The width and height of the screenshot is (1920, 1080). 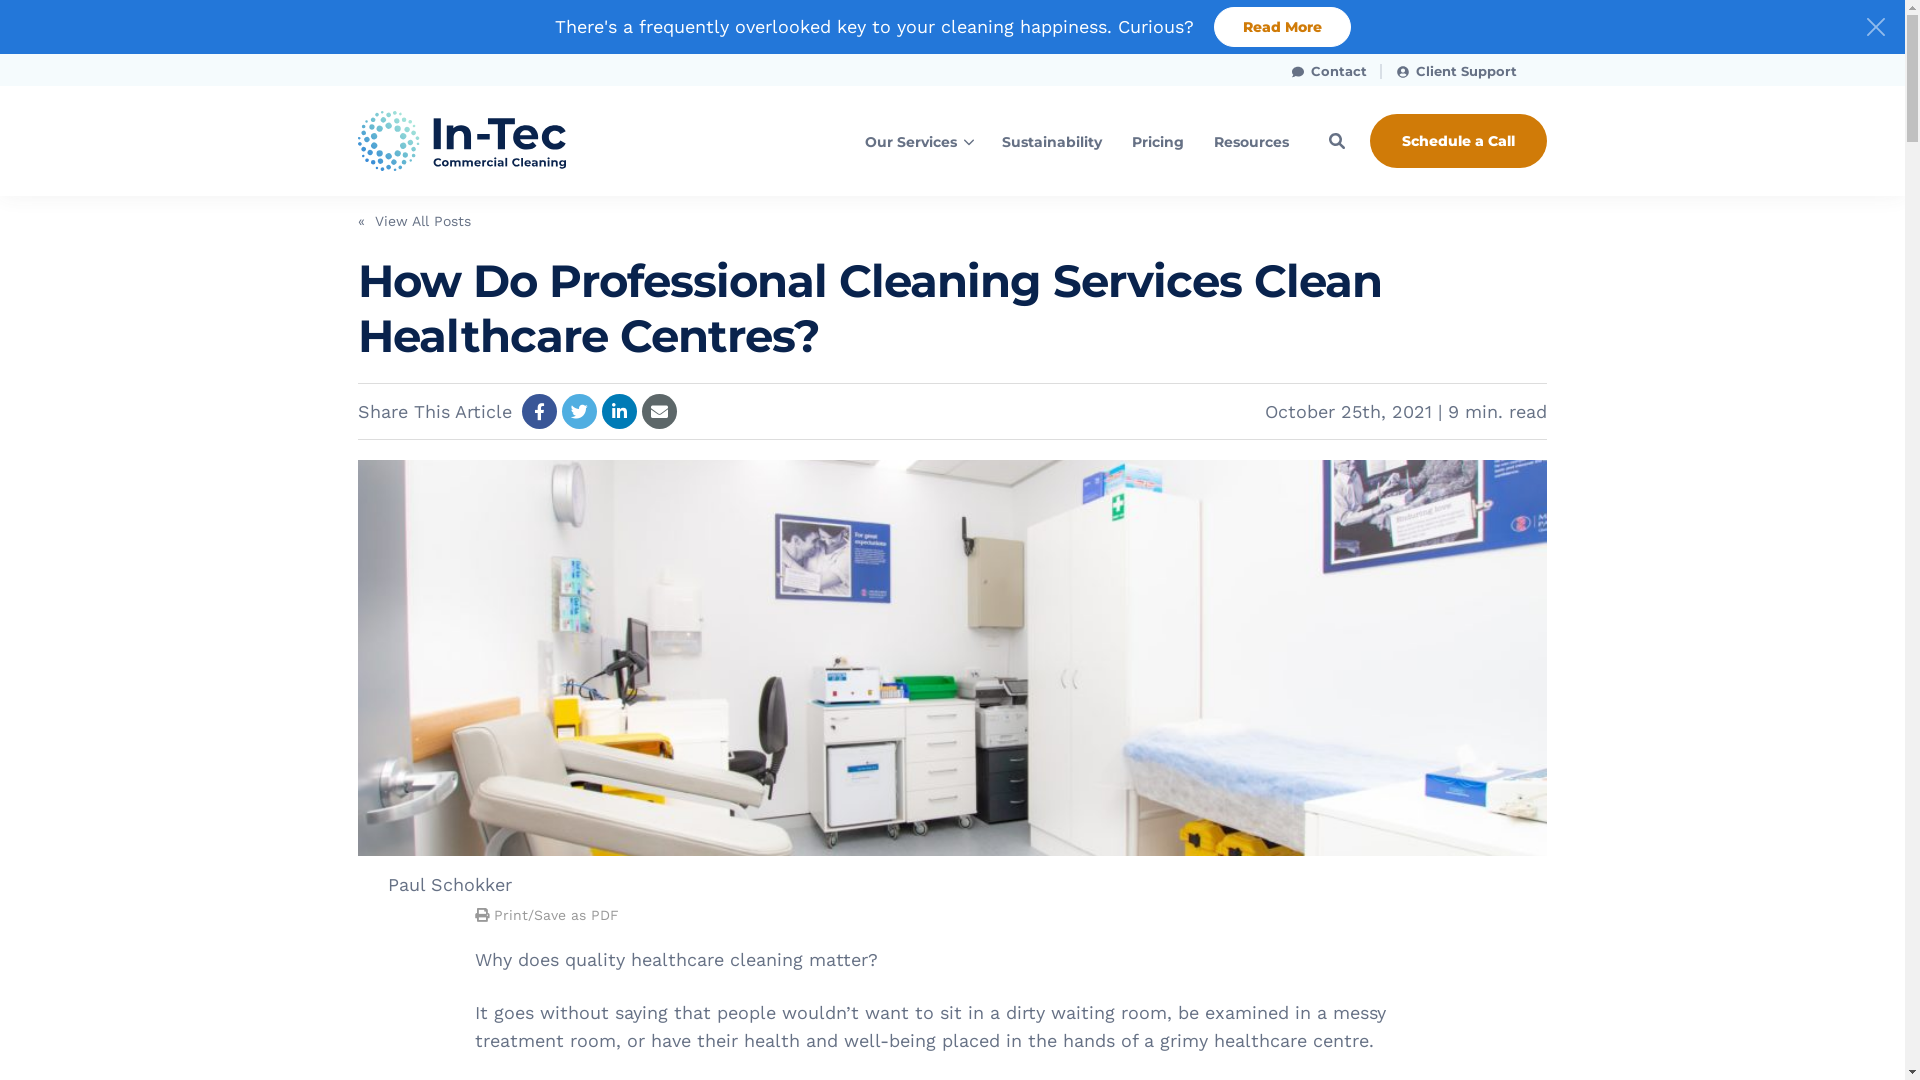 I want to click on 'Share on Linkedin', so click(x=600, y=410).